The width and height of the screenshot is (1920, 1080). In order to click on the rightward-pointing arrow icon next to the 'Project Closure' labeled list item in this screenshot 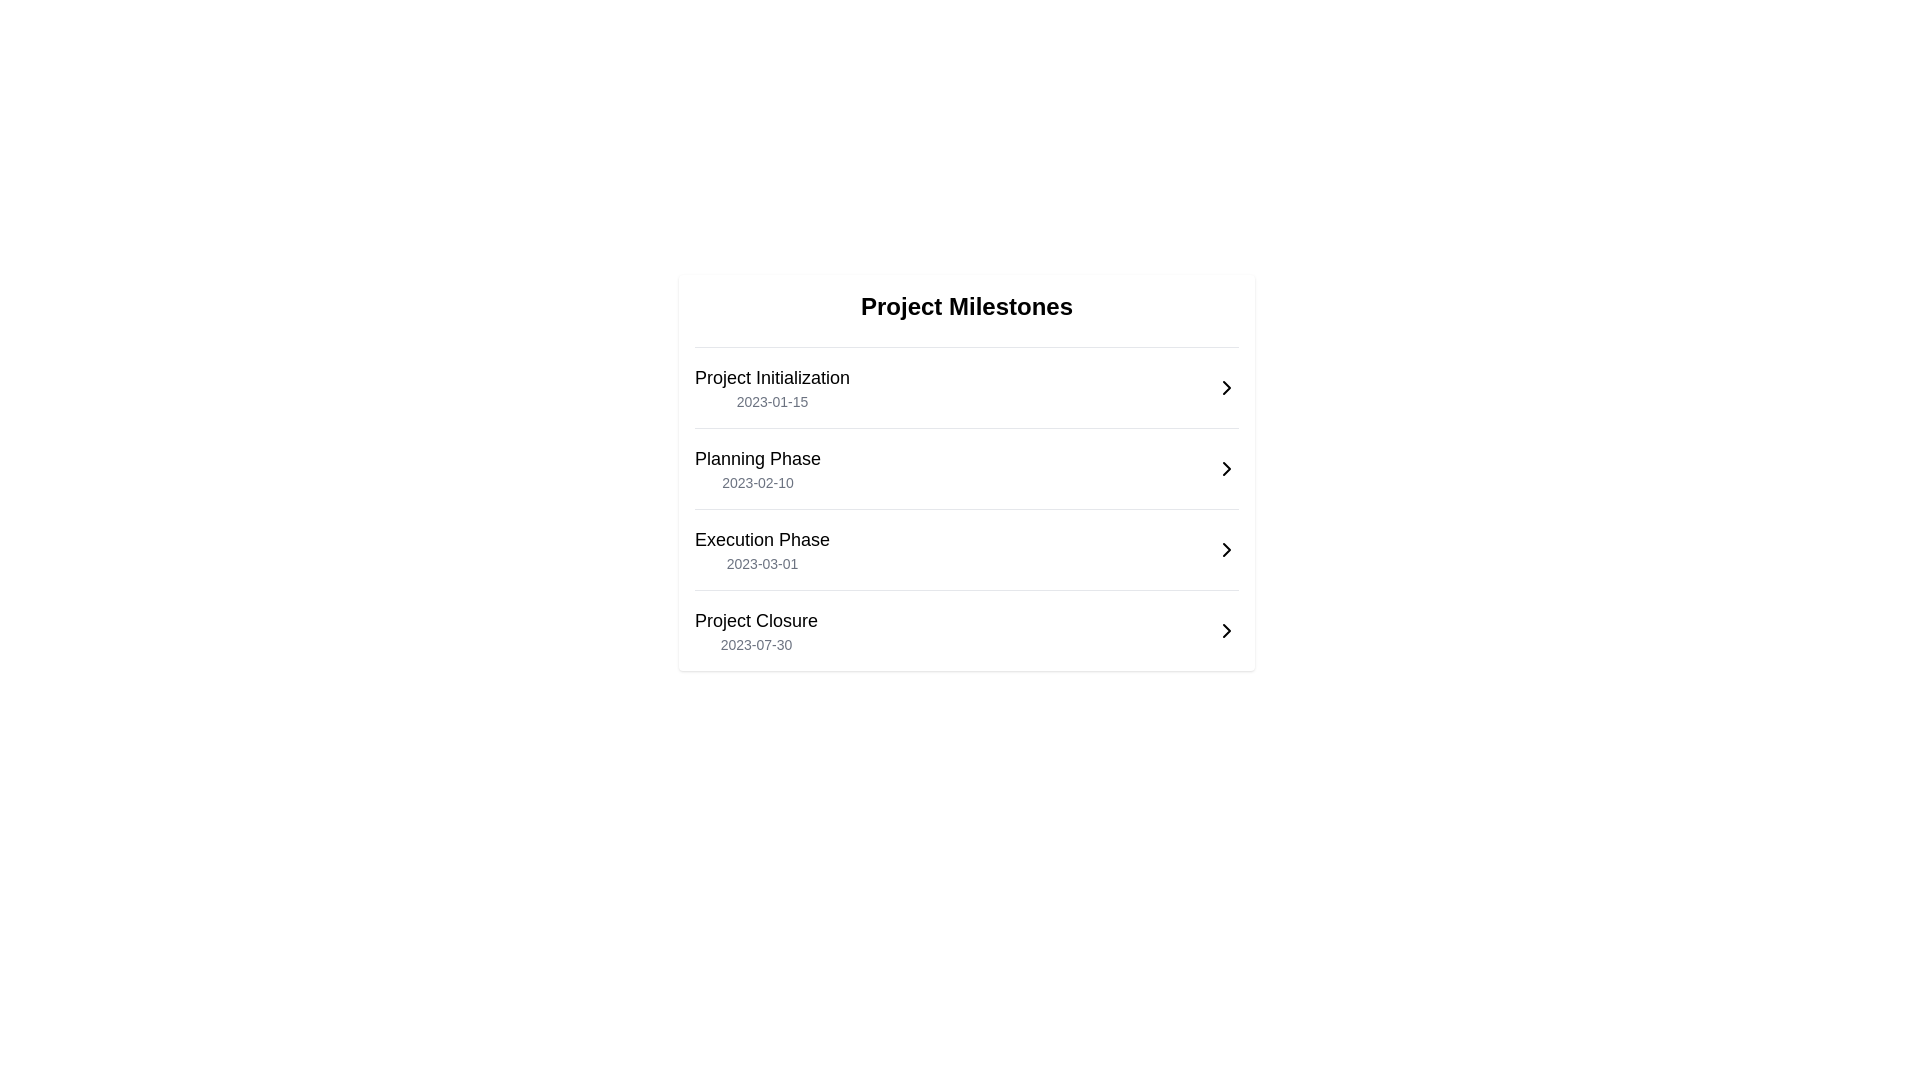, I will do `click(1226, 631)`.